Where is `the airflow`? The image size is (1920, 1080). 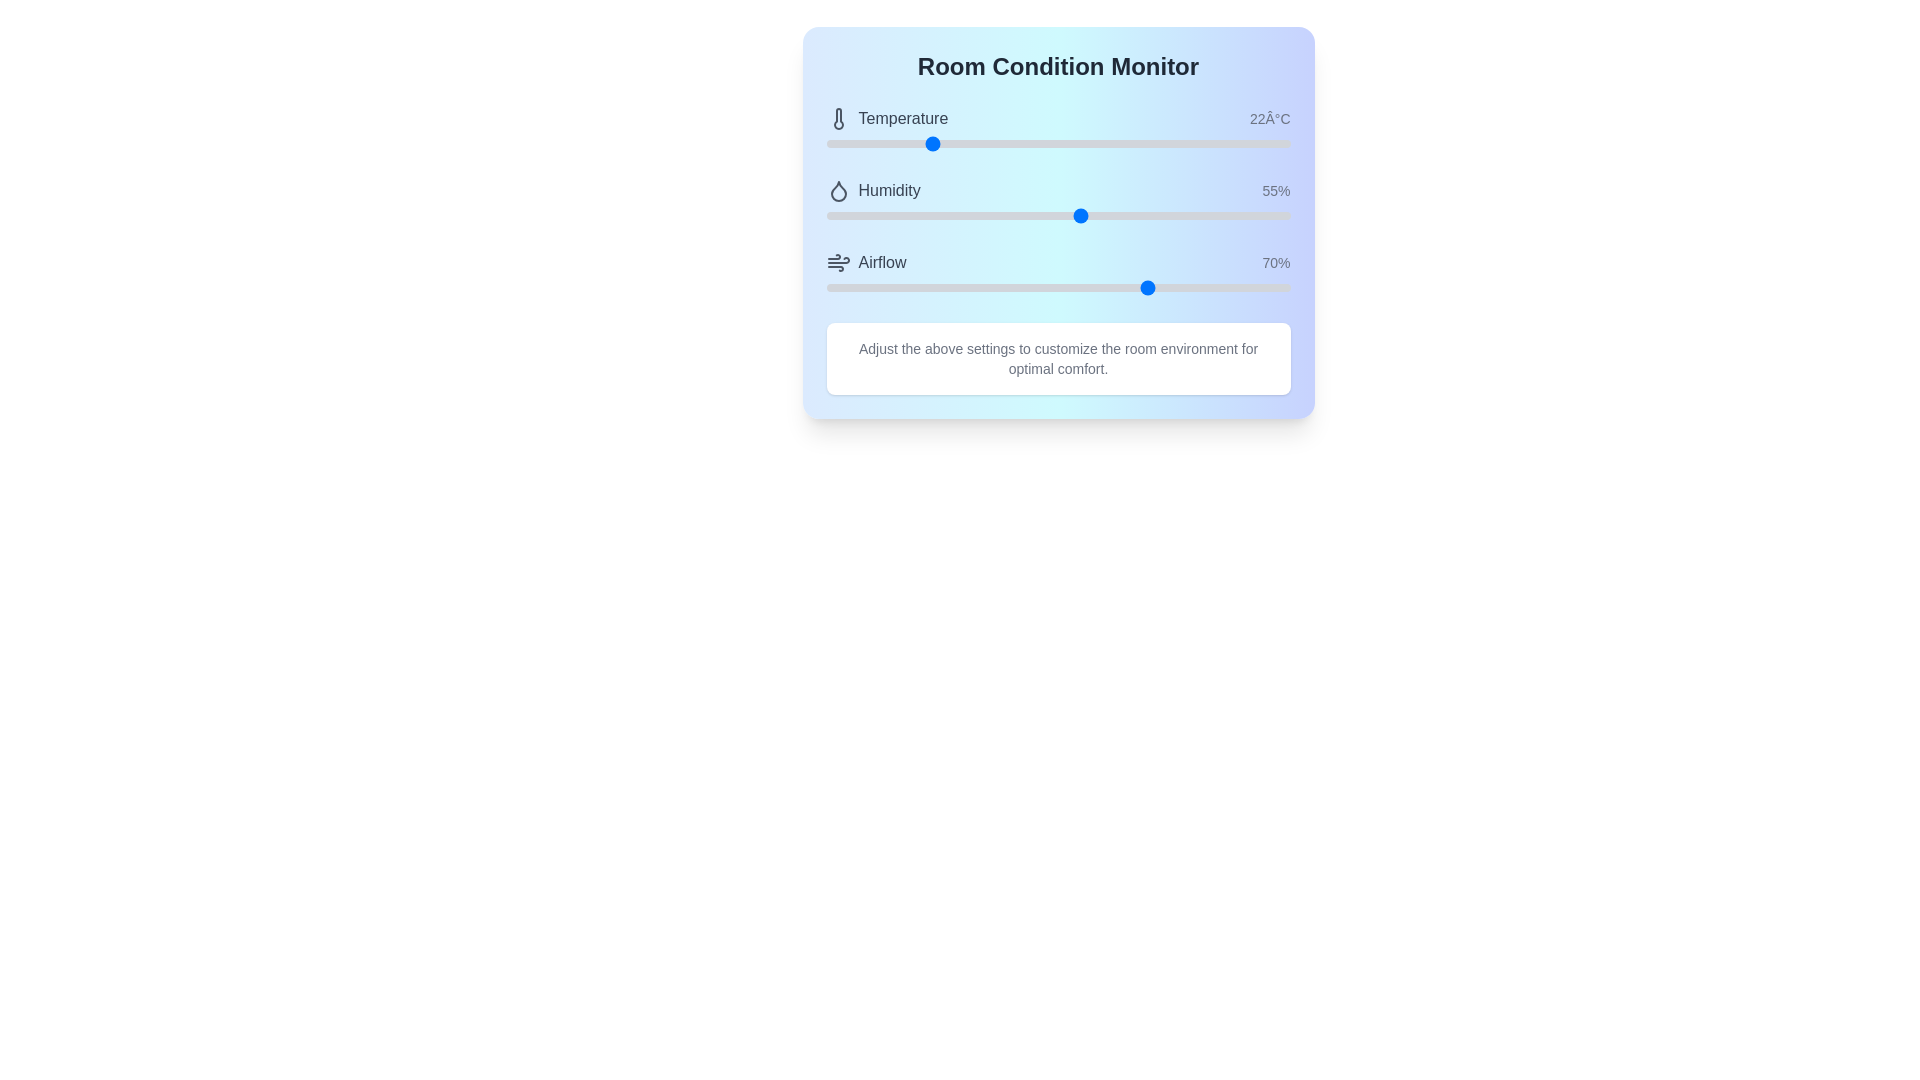 the airflow is located at coordinates (1099, 288).